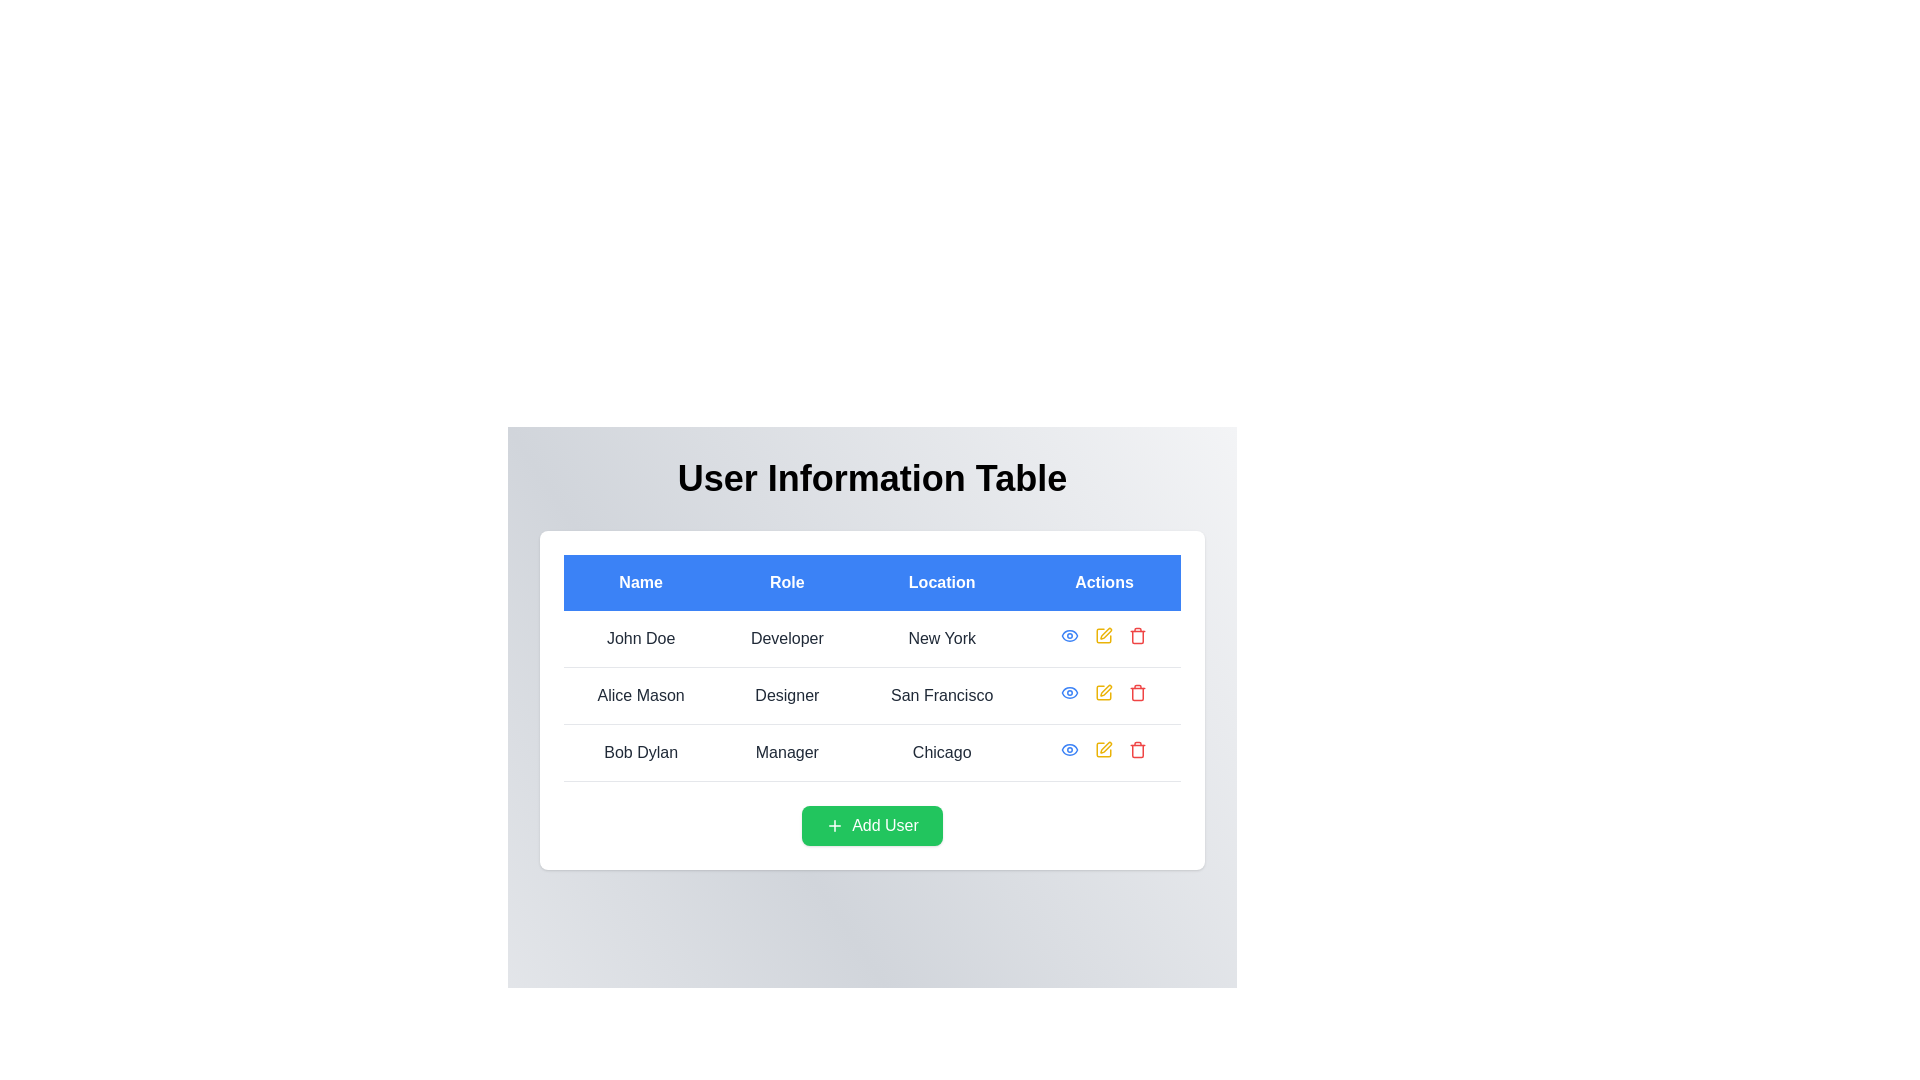 This screenshot has height=1080, width=1920. Describe the element at coordinates (1103, 636) in the screenshot. I see `the edit icon located in the 'Actions' column of the second row for user 'Alice Mason' in the user information table` at that location.